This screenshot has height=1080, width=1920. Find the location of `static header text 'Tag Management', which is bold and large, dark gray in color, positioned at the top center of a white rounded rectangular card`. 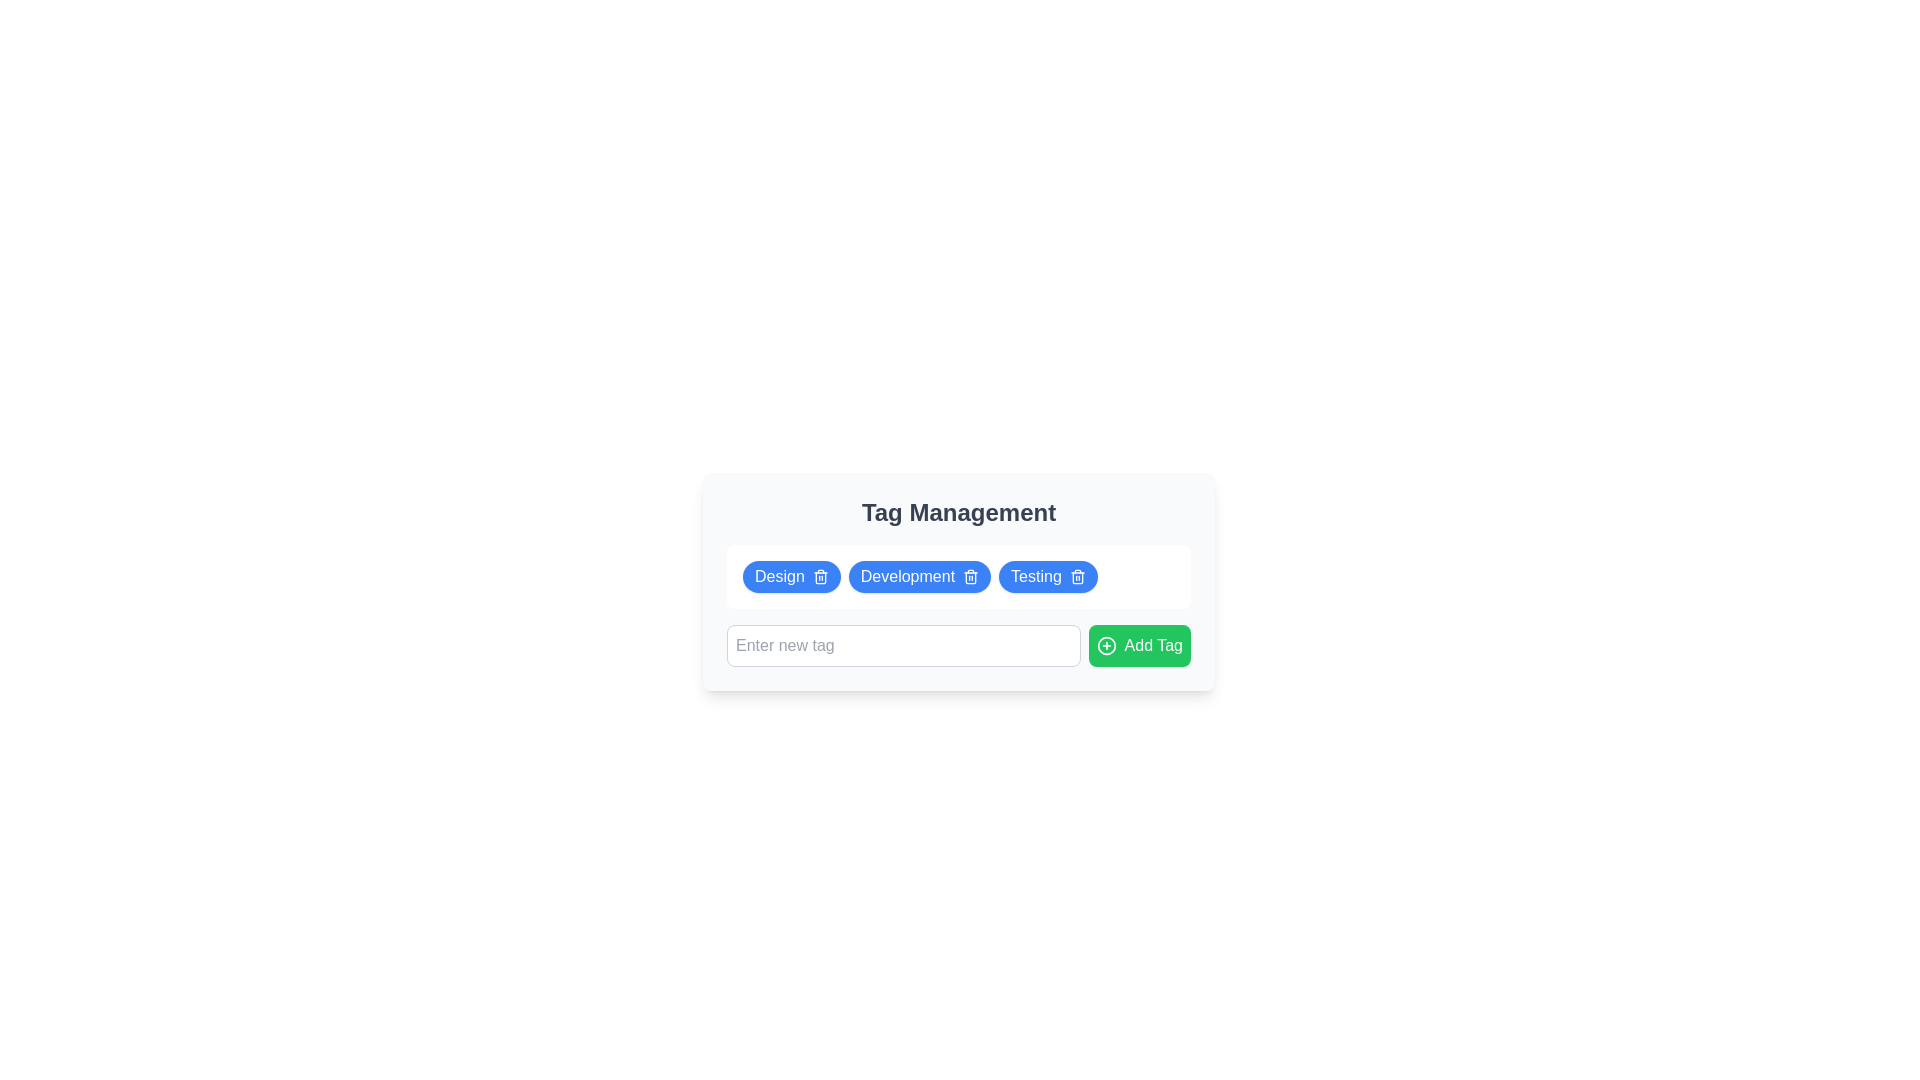

static header text 'Tag Management', which is bold and large, dark gray in color, positioned at the top center of a white rounded rectangular card is located at coordinates (958, 512).